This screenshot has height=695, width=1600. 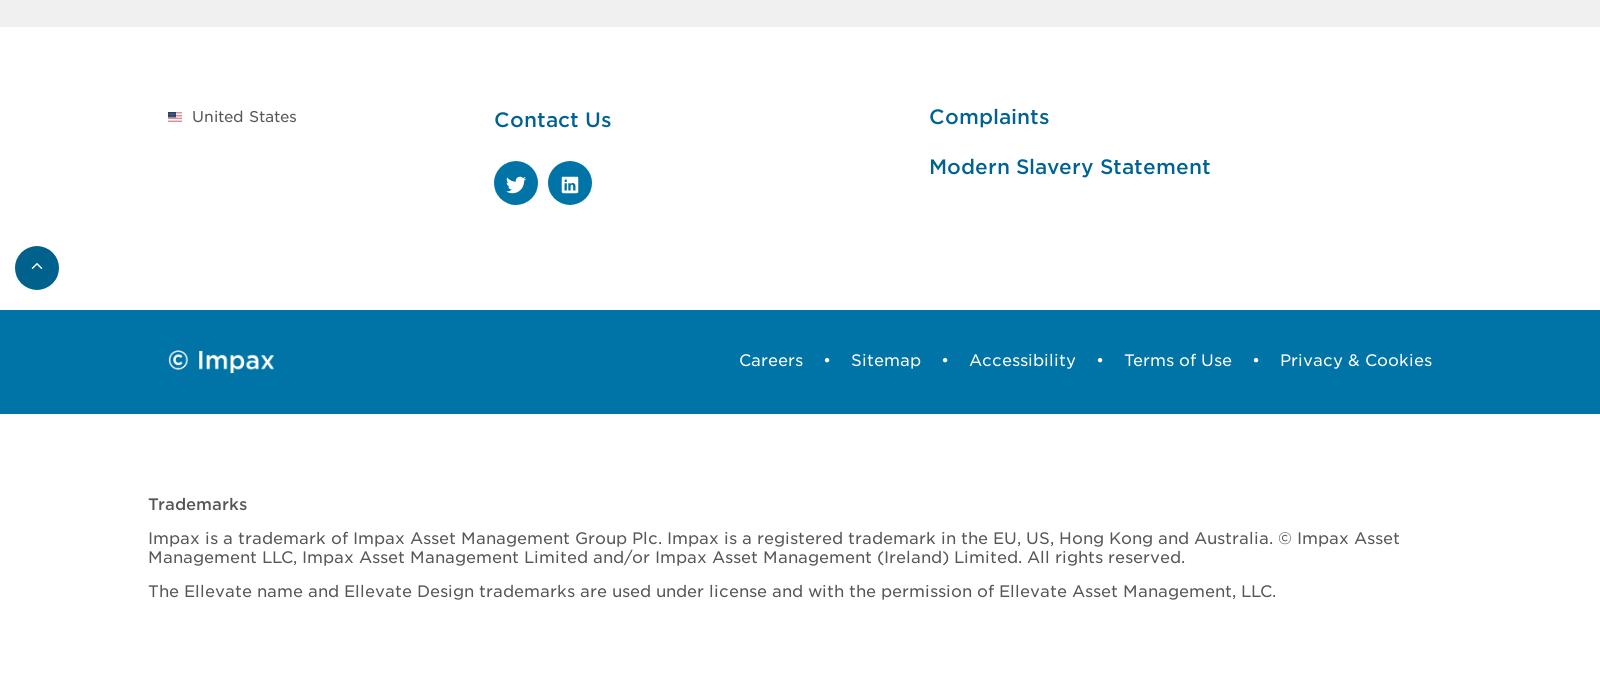 What do you see at coordinates (774, 544) in the screenshot?
I see `'Impax is a trademark of Impax Asset Management Group Plc. Impax is a registered trademark in the EU, US, Hong Kong and Australia. © Impax Asset Management LLC, Impax Asset Management Limited and/or Impax Asset Management (Ireland) Limited. All rights reserved.'` at bounding box center [774, 544].